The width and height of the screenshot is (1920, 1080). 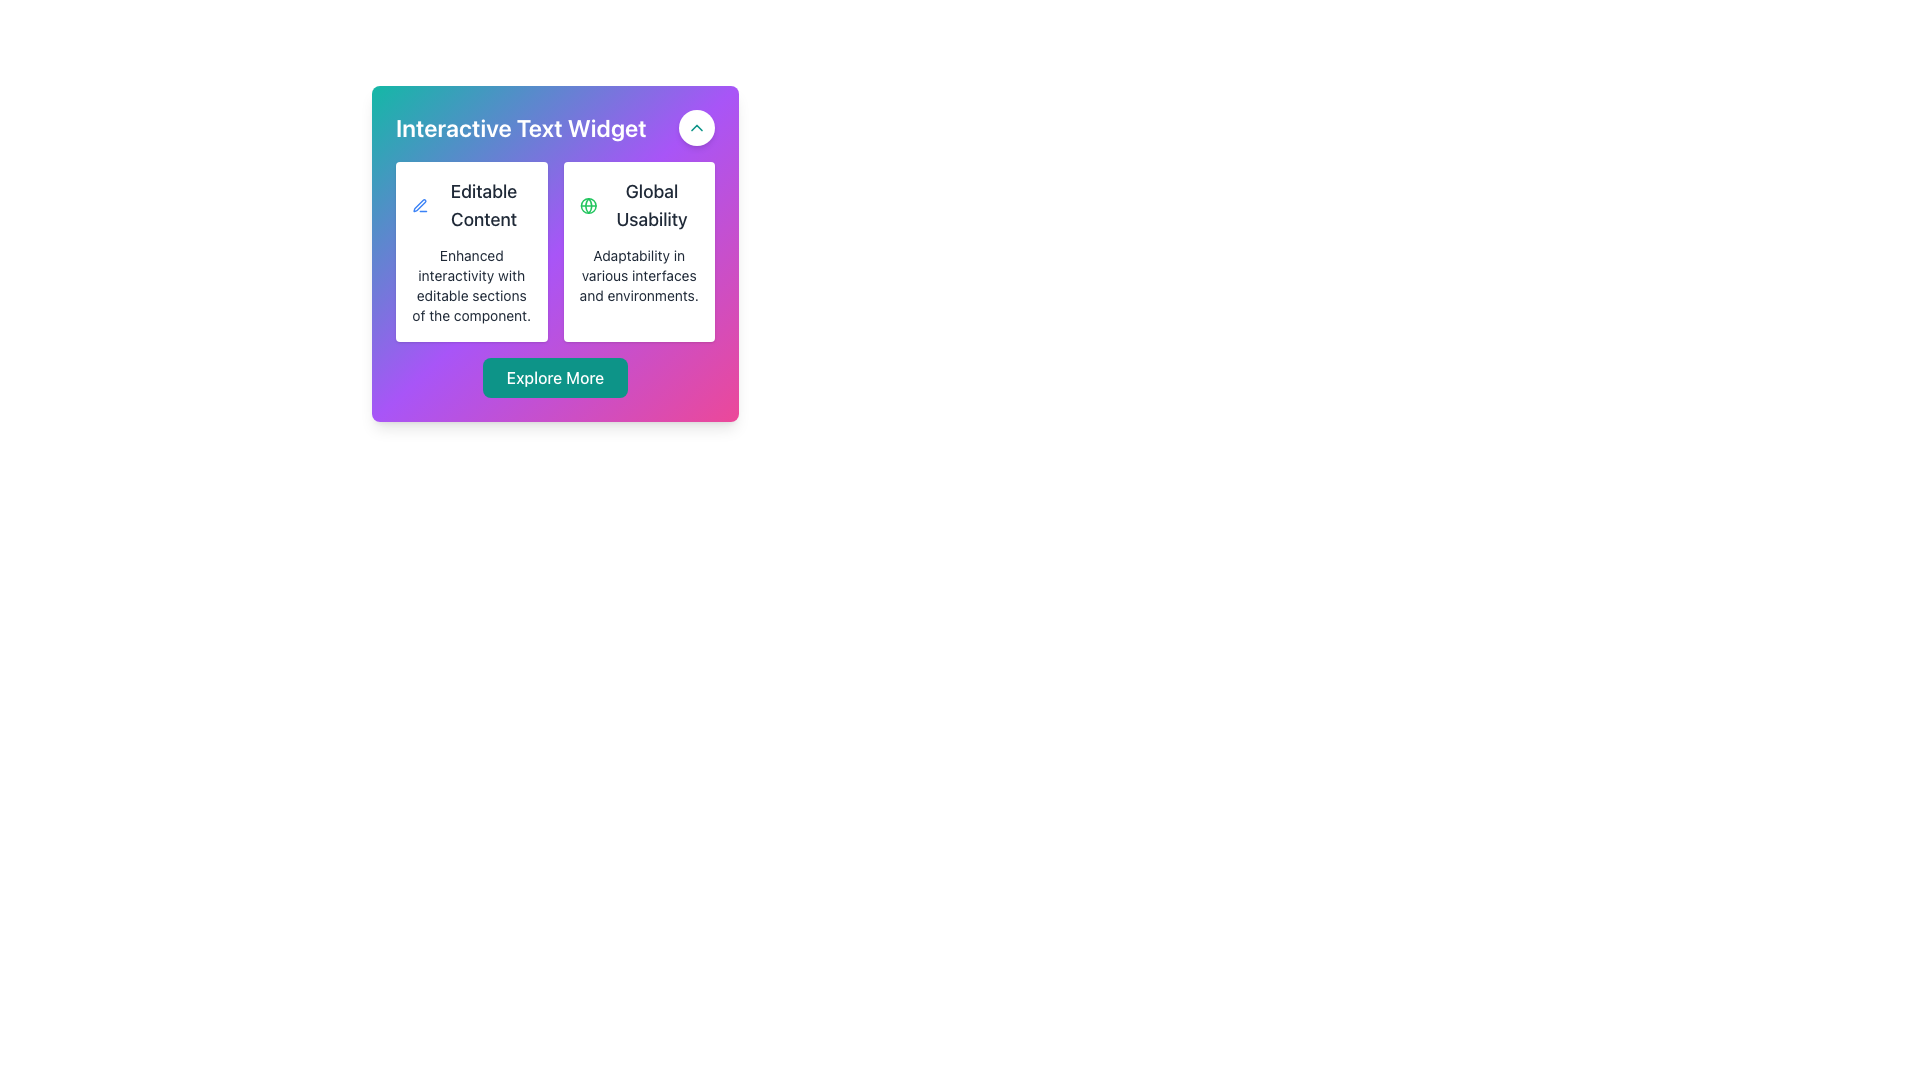 What do you see at coordinates (652, 205) in the screenshot?
I see `the 'Global Usability' text label, which is displayed in bold within a white card, centered above additional descriptive text and marked by a green globe icon` at bounding box center [652, 205].